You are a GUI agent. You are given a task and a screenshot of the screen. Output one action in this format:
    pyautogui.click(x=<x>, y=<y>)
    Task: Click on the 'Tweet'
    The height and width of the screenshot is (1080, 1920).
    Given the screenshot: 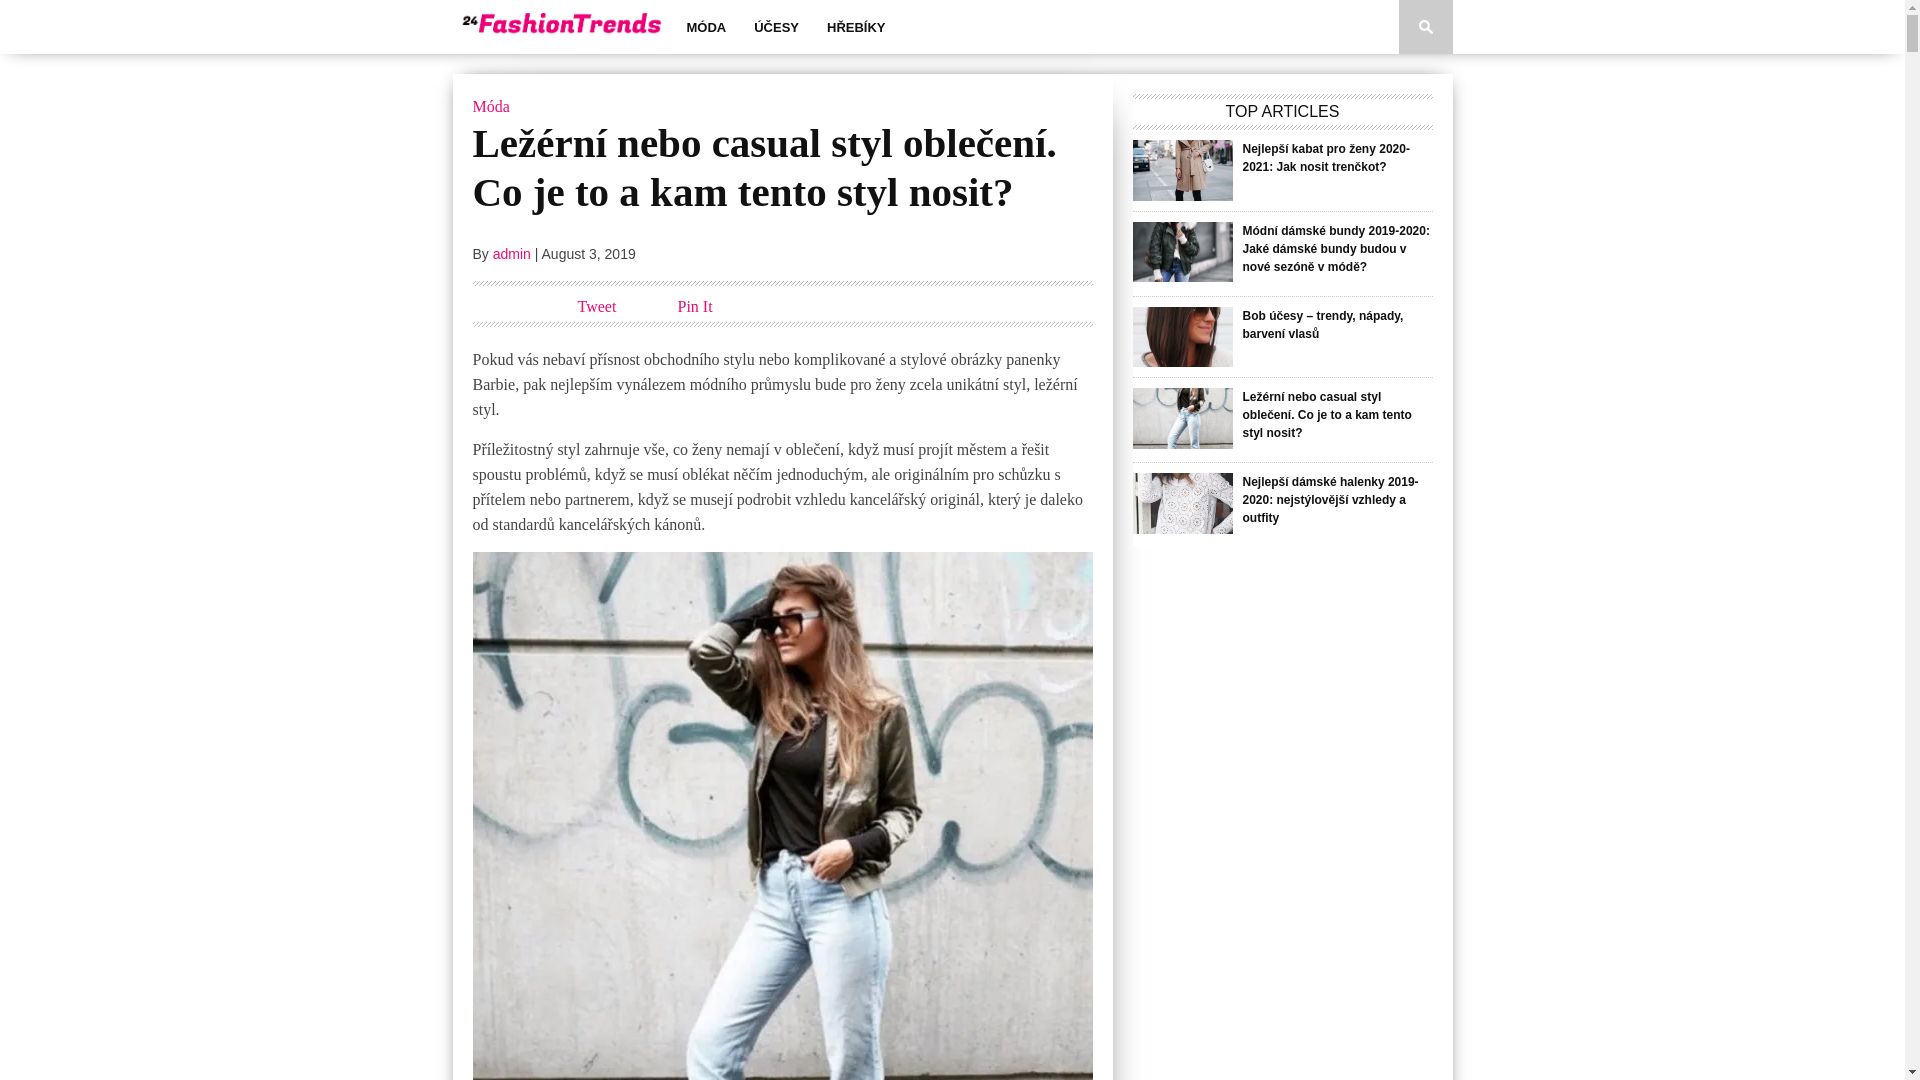 What is the action you would take?
    pyautogui.click(x=576, y=306)
    